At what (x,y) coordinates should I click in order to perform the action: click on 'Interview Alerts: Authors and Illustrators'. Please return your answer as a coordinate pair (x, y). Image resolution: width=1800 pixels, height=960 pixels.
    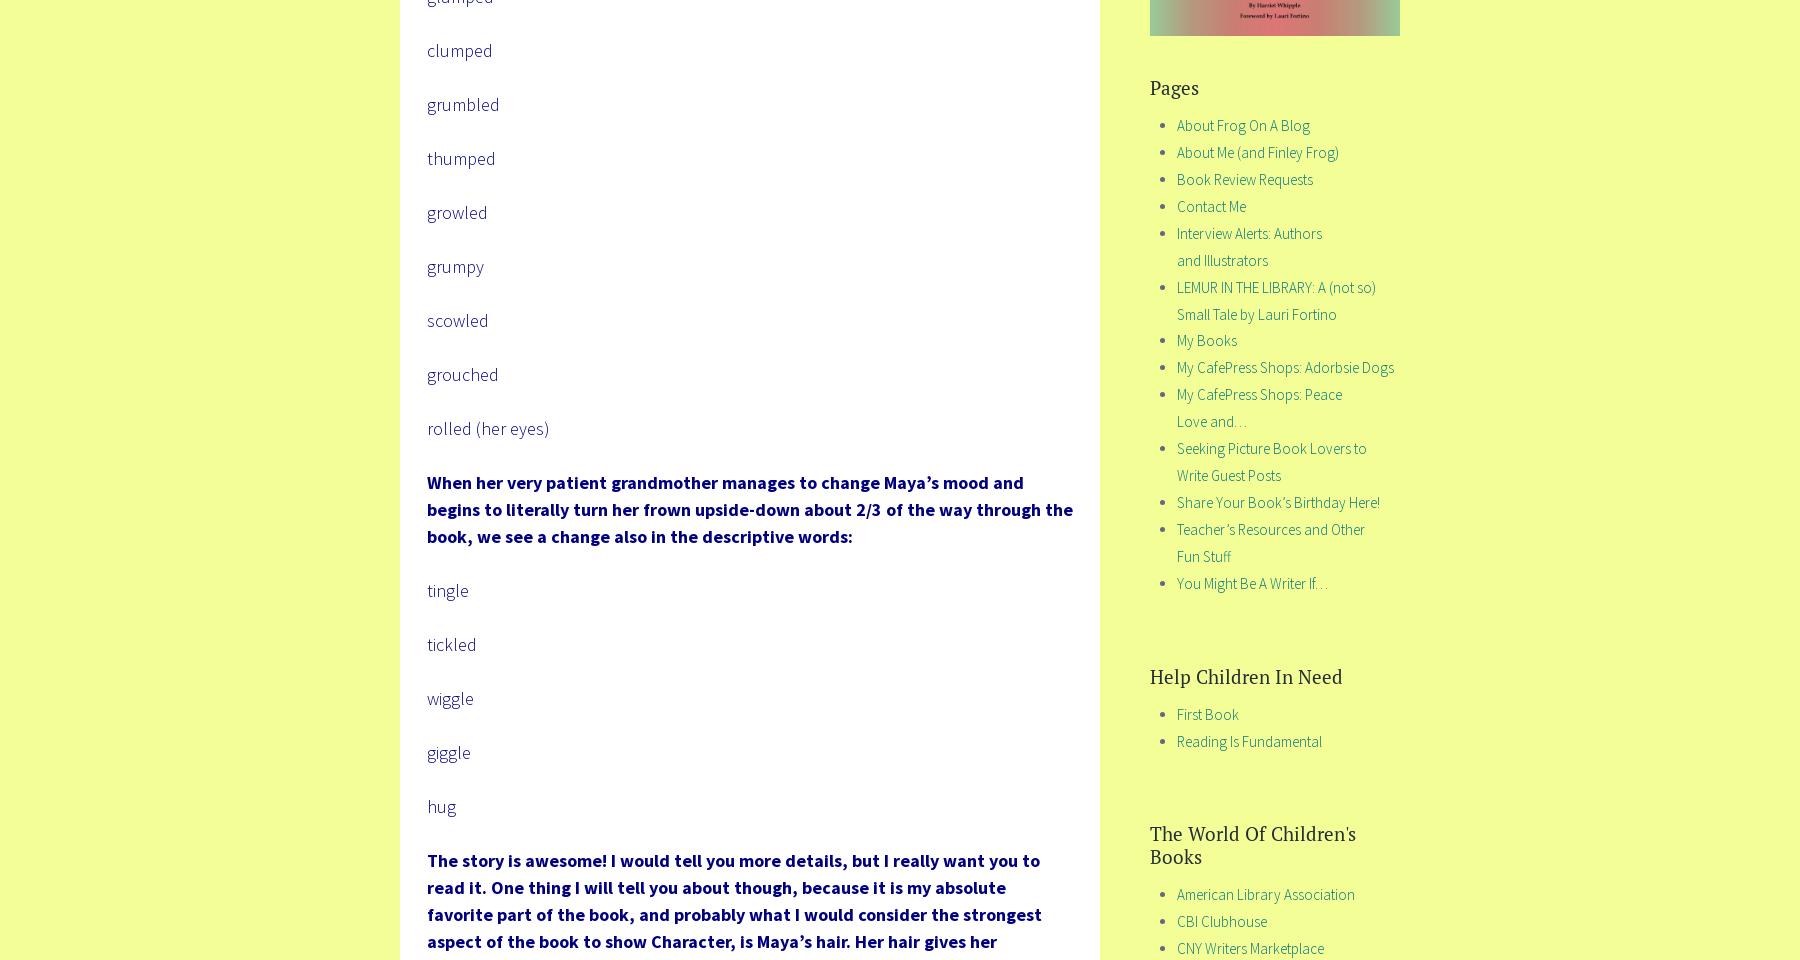
    Looking at the image, I should click on (1176, 244).